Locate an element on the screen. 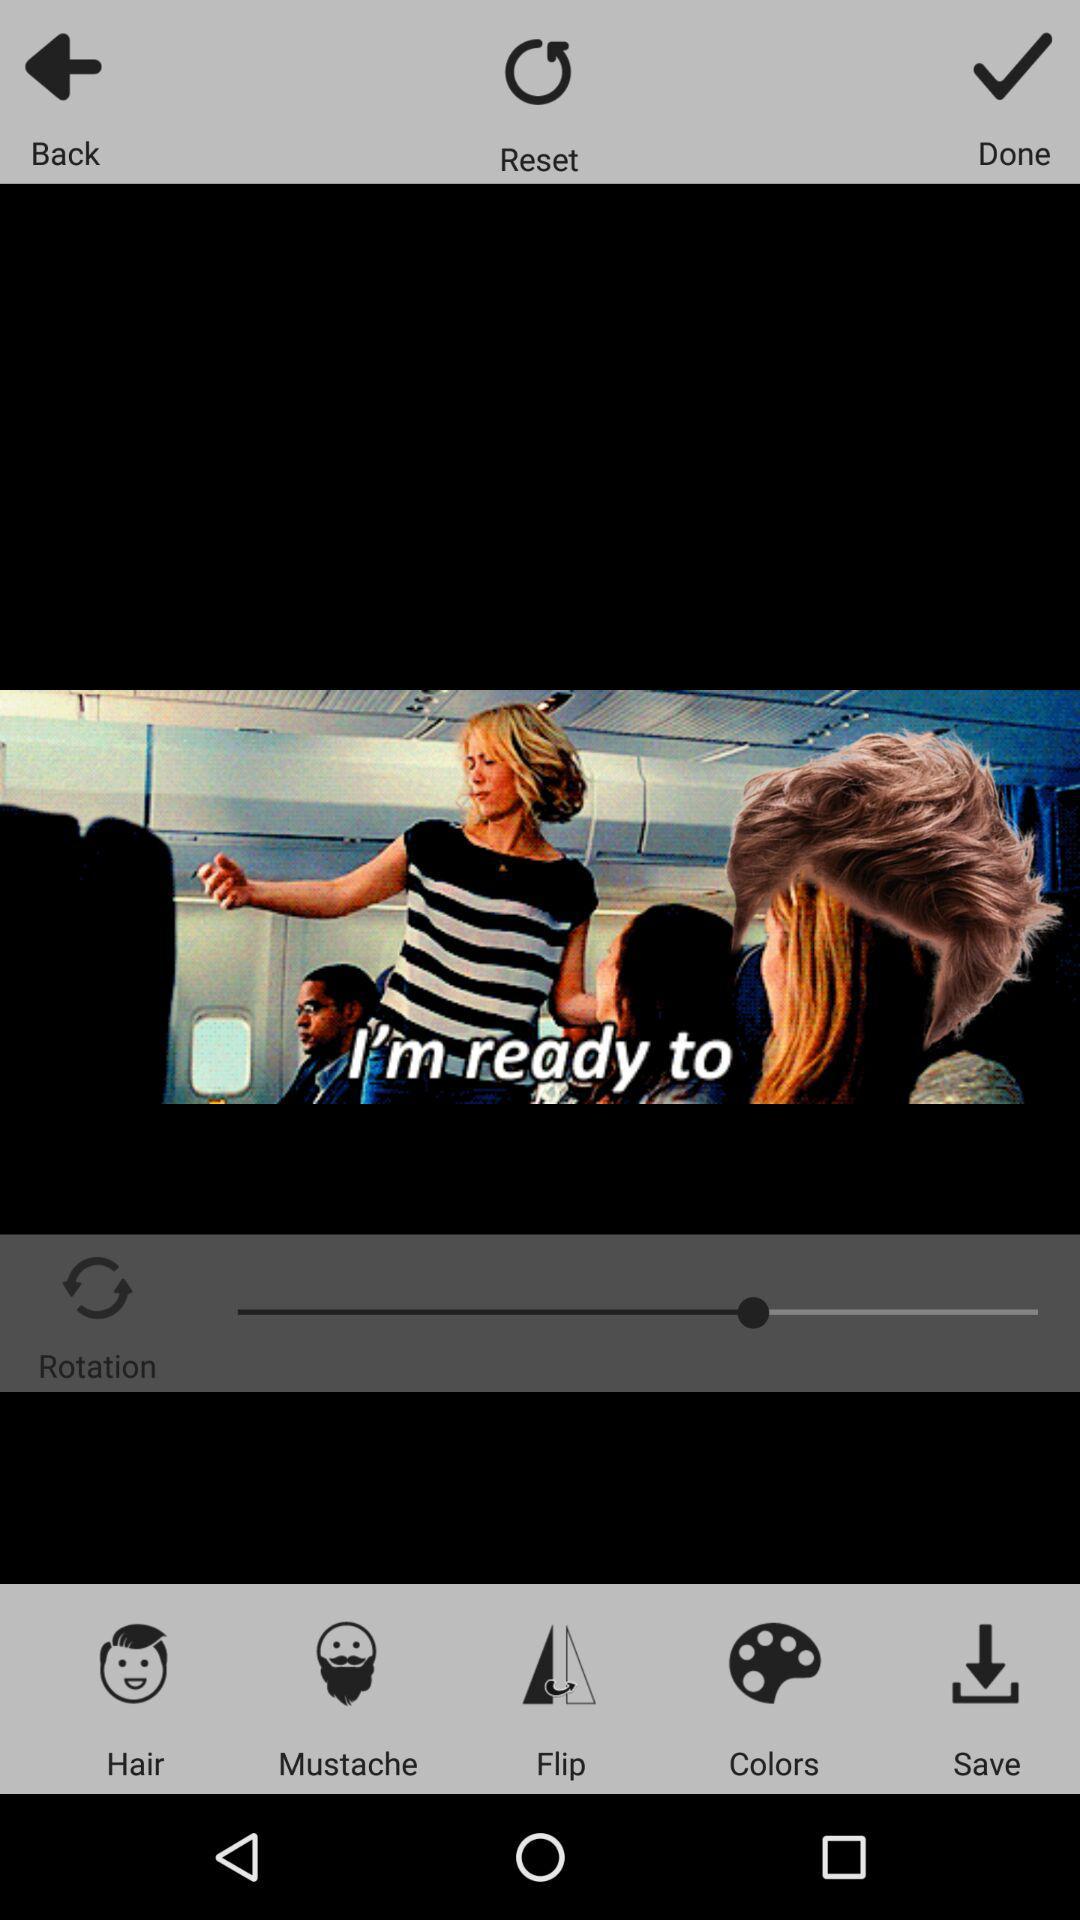  finish with your current edit is located at coordinates (1014, 65).